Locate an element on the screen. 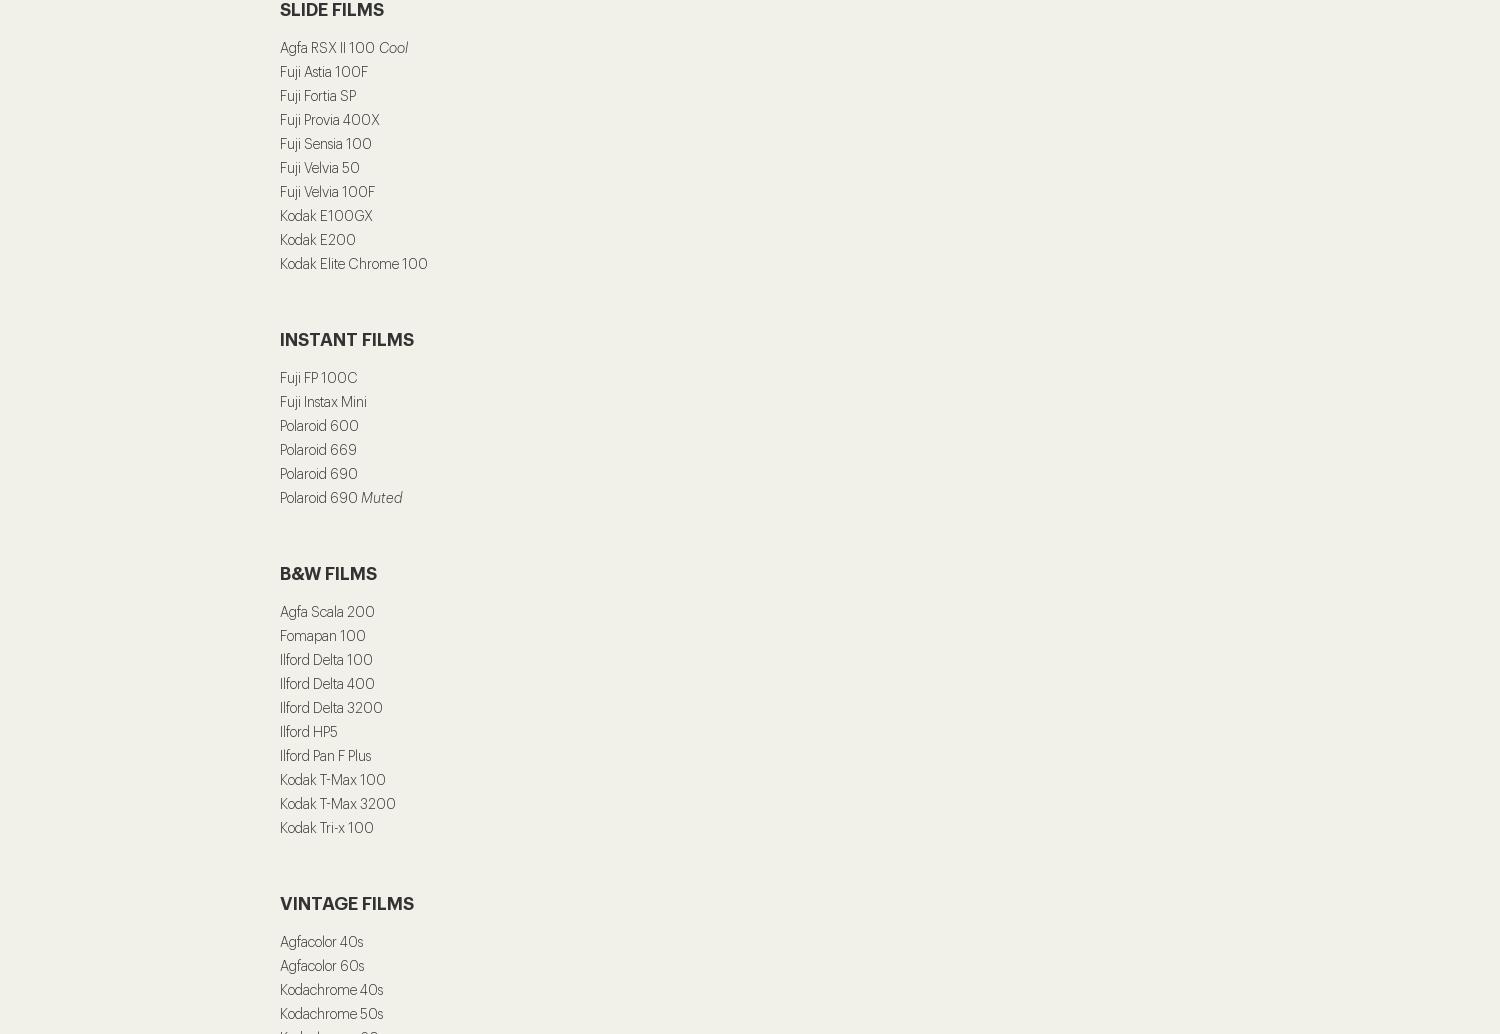 The image size is (1500, 1034). 'Kodak T-Max 100' is located at coordinates (332, 779).